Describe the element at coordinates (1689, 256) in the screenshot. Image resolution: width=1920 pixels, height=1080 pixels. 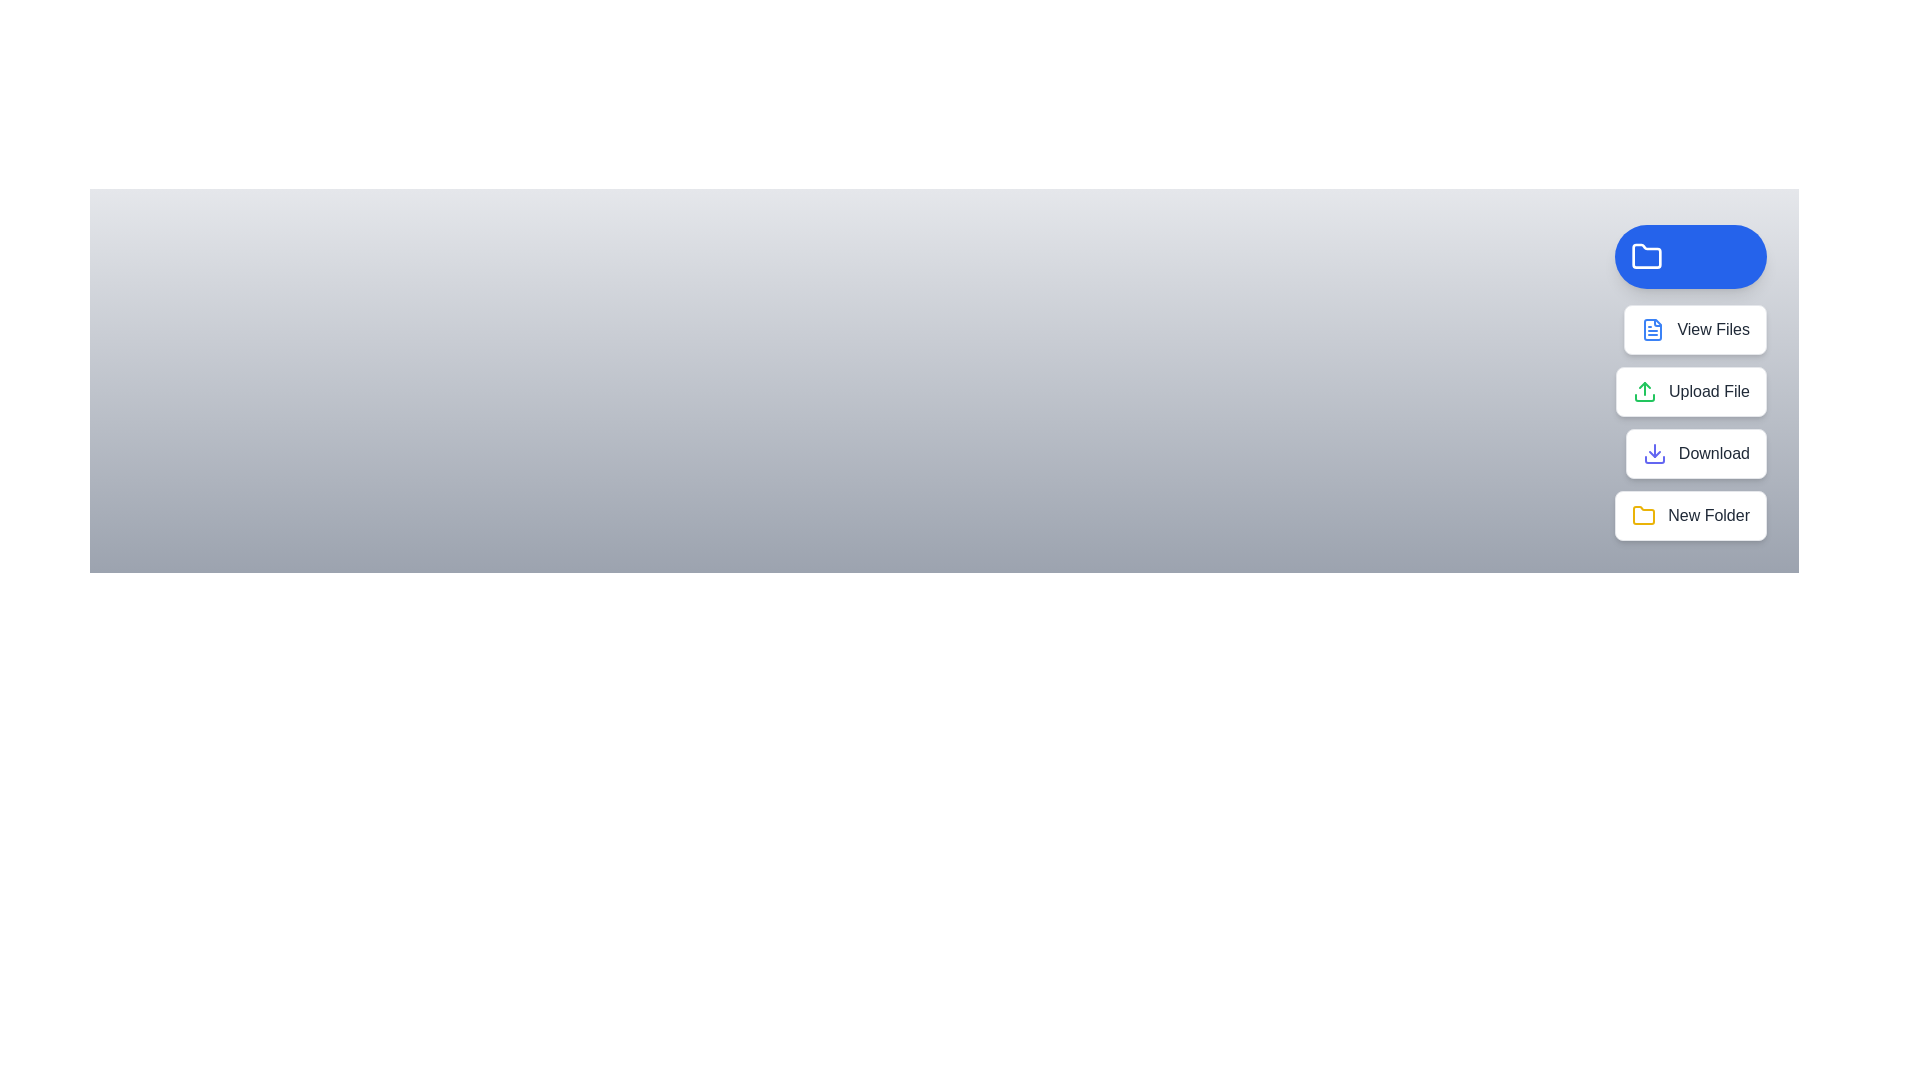
I see `the main button to toggle the menu` at that location.